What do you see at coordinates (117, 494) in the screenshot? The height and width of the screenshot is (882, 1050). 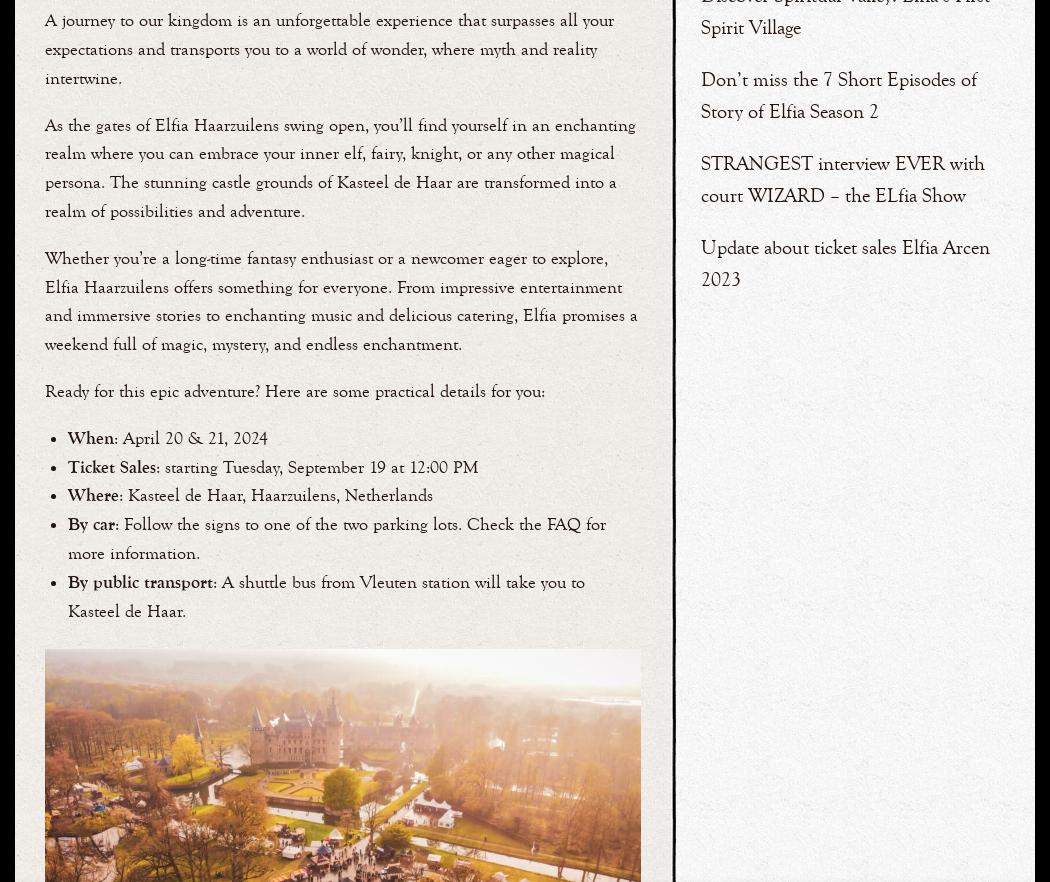 I see `': Kasteel de Haar, Haarzuilens, Netherlands'` at bounding box center [117, 494].